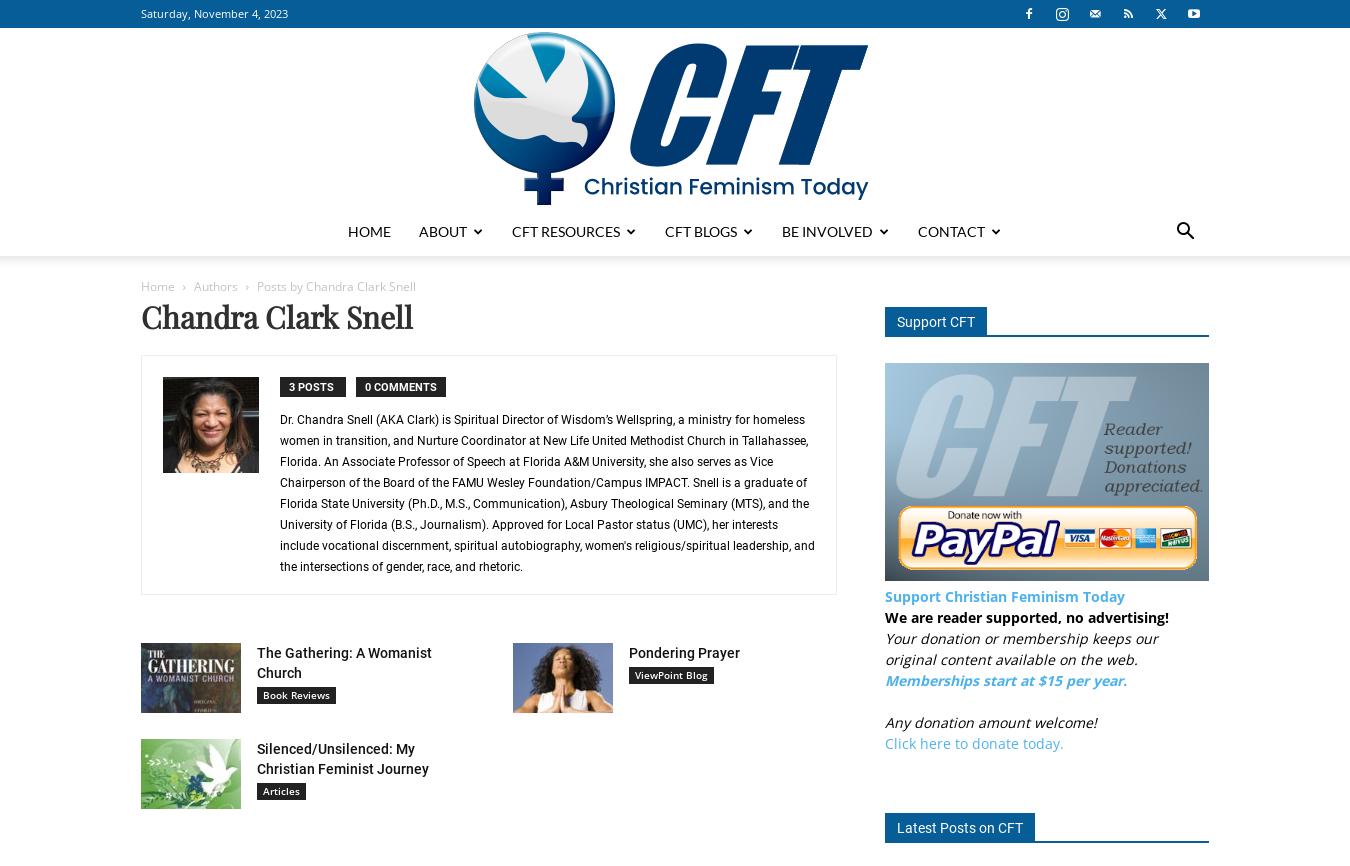  What do you see at coordinates (628, 651) in the screenshot?
I see `'Pondering Prayer'` at bounding box center [628, 651].